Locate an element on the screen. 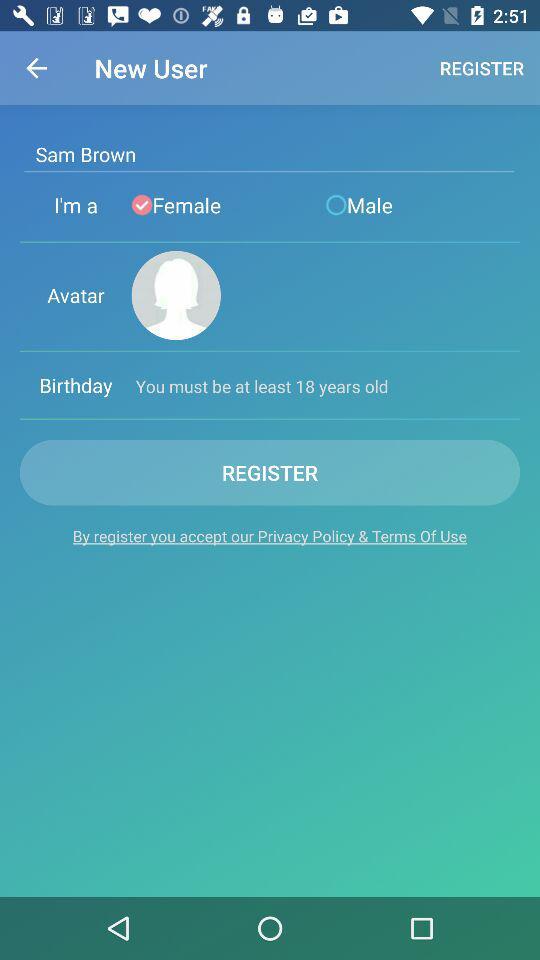 The image size is (540, 960). the avatar icon is located at coordinates (176, 294).